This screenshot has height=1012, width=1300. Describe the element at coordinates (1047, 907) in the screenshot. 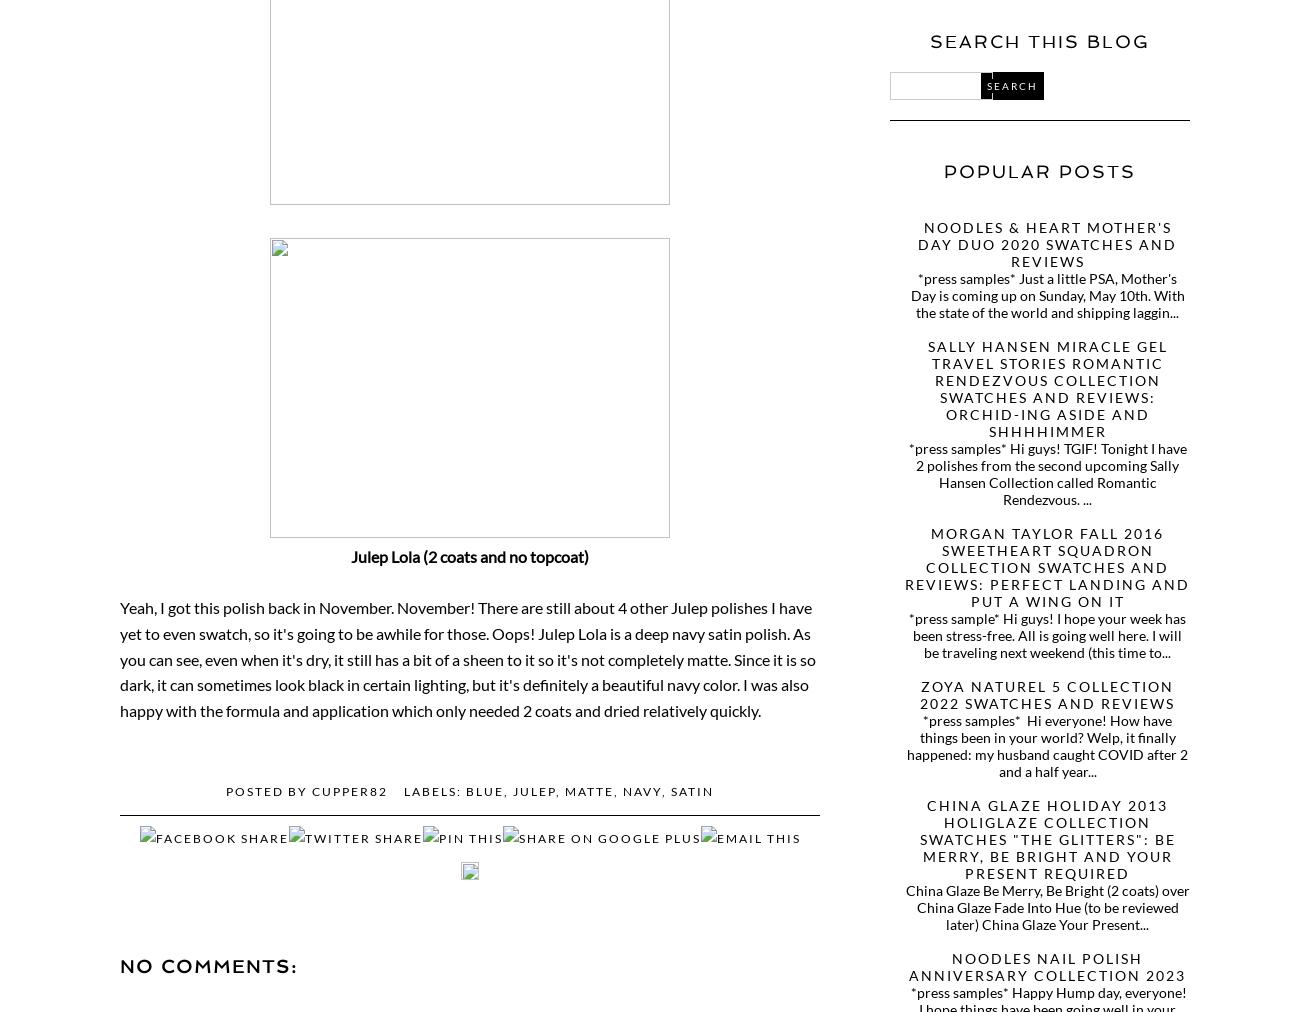

I see `'China Glaze Be Merry, Be Bright (2 coats) over China Glaze Fade Into Hue (to be reviewed later)            China Glaze Your Present...'` at that location.